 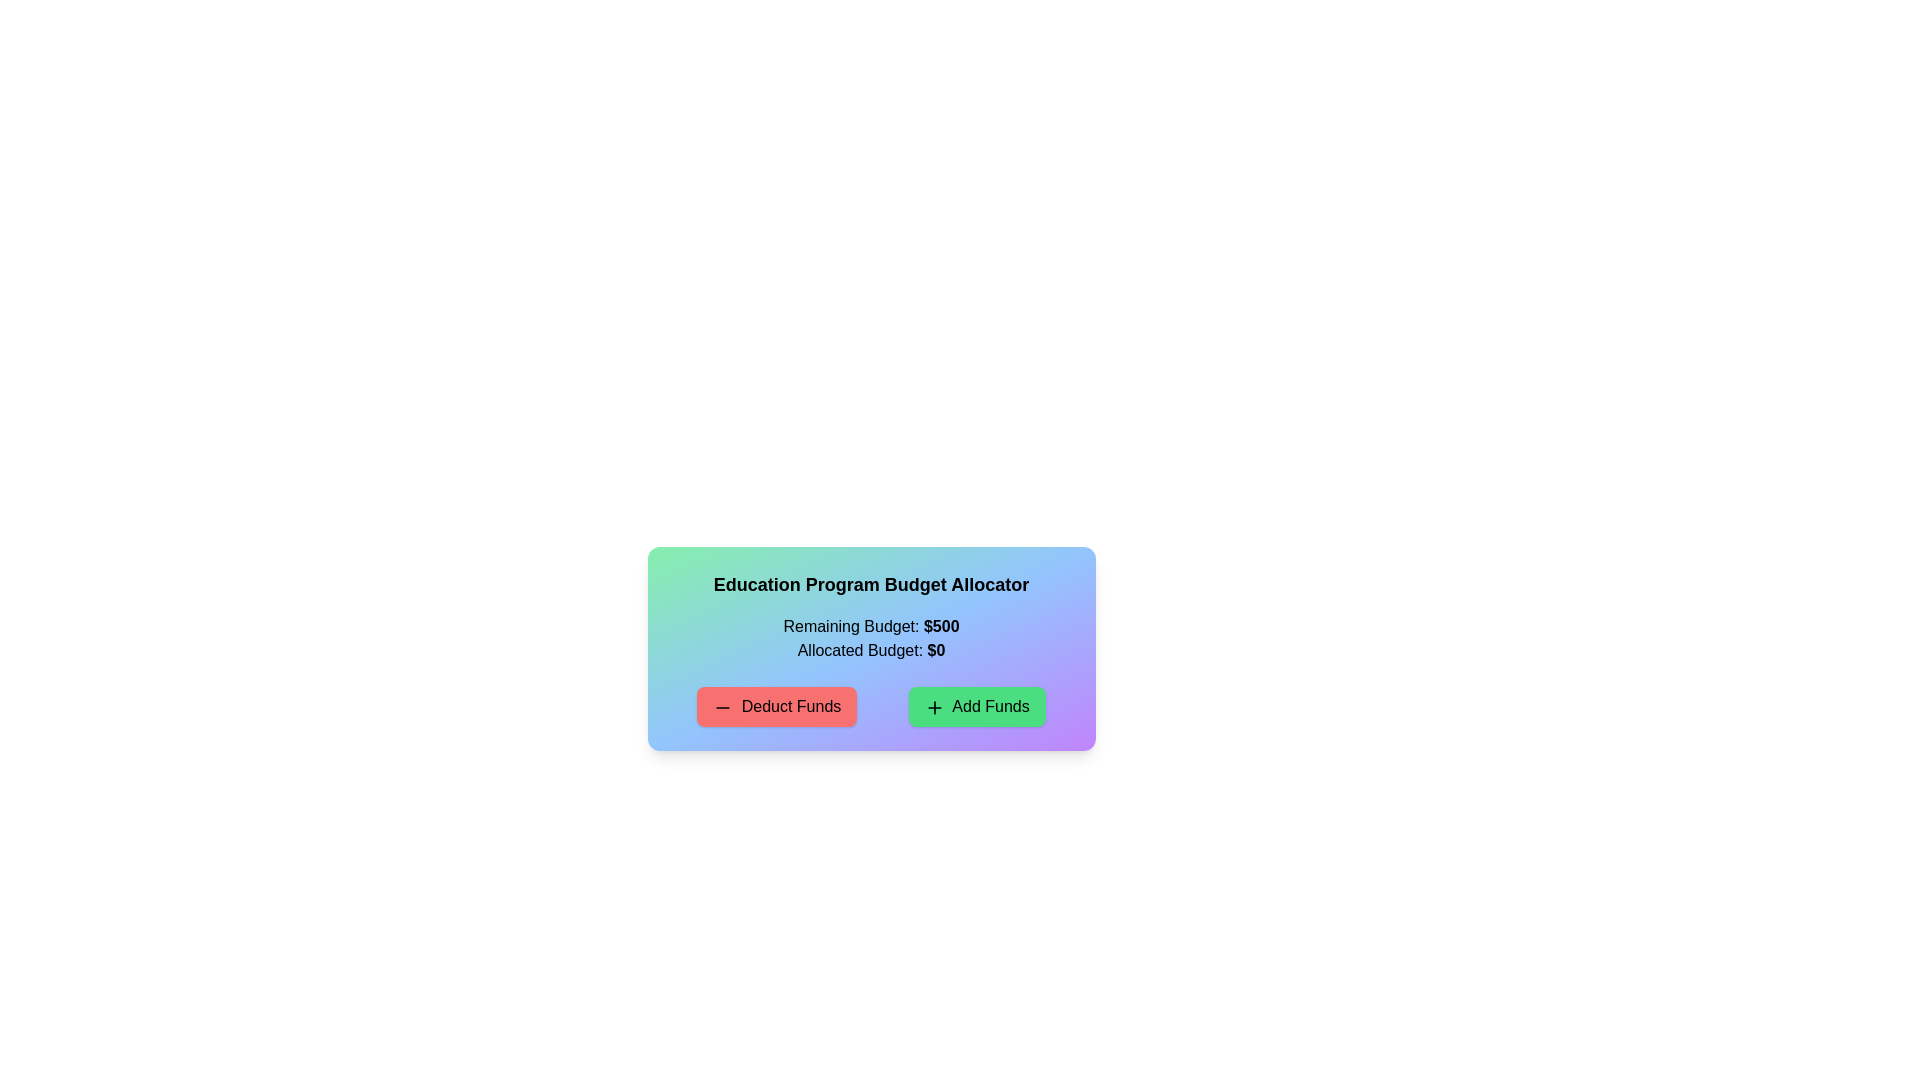 I want to click on the 'Deduct Funds' button which is a rectangular button with a red background, featuring black text and a minus icon, located in the bottom section of the interface, so click(x=776, y=705).